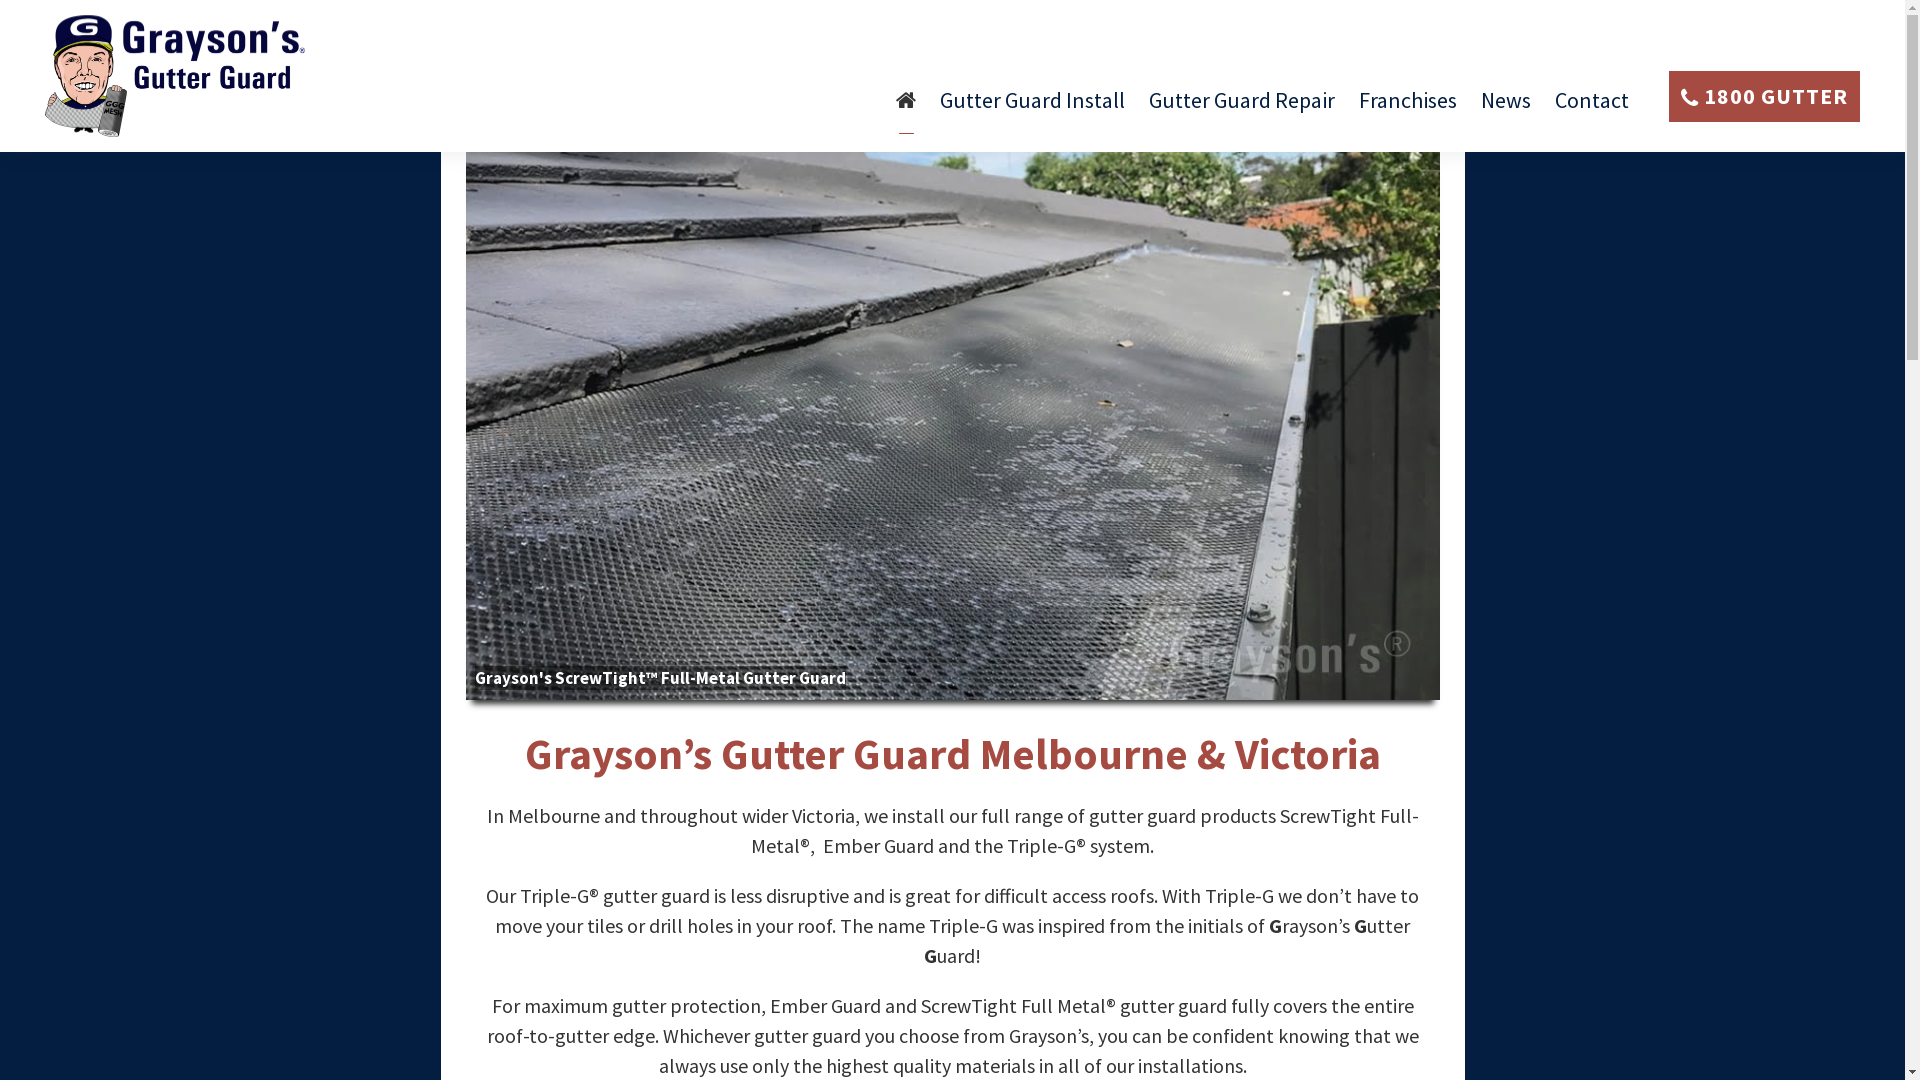 This screenshot has height=1080, width=1920. Describe the element at coordinates (1406, 108) in the screenshot. I see `'Franchises'` at that location.